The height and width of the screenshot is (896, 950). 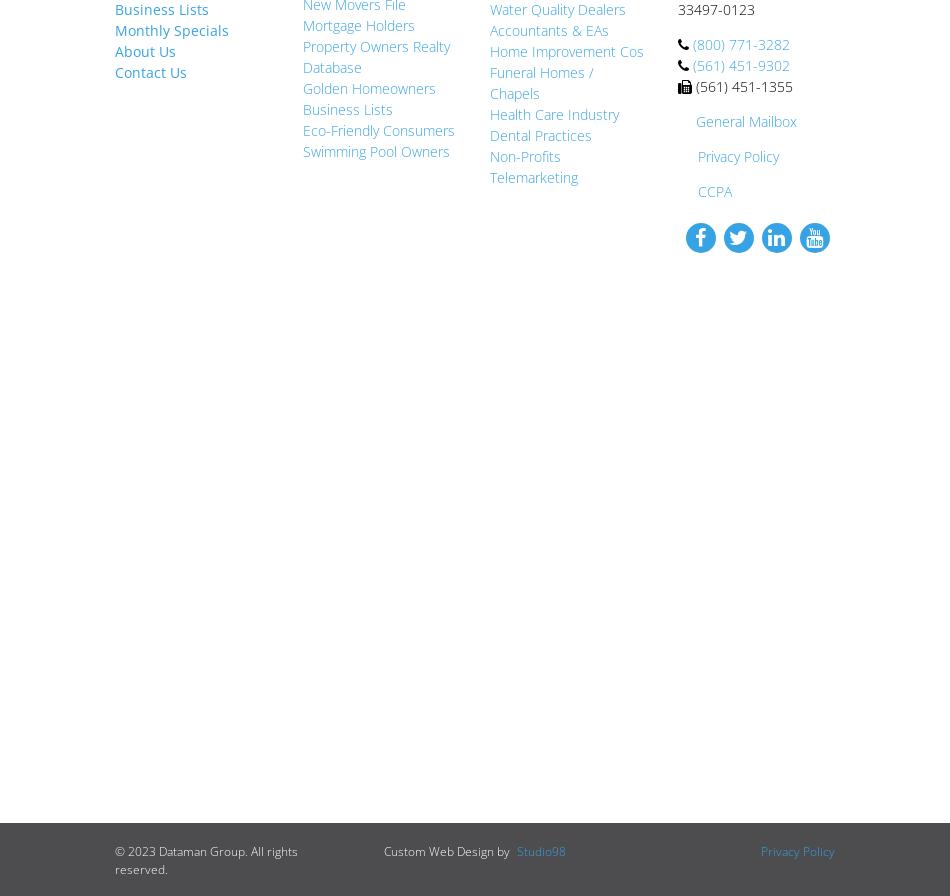 What do you see at coordinates (740, 86) in the screenshot?
I see `'(561) 451-1355'` at bounding box center [740, 86].